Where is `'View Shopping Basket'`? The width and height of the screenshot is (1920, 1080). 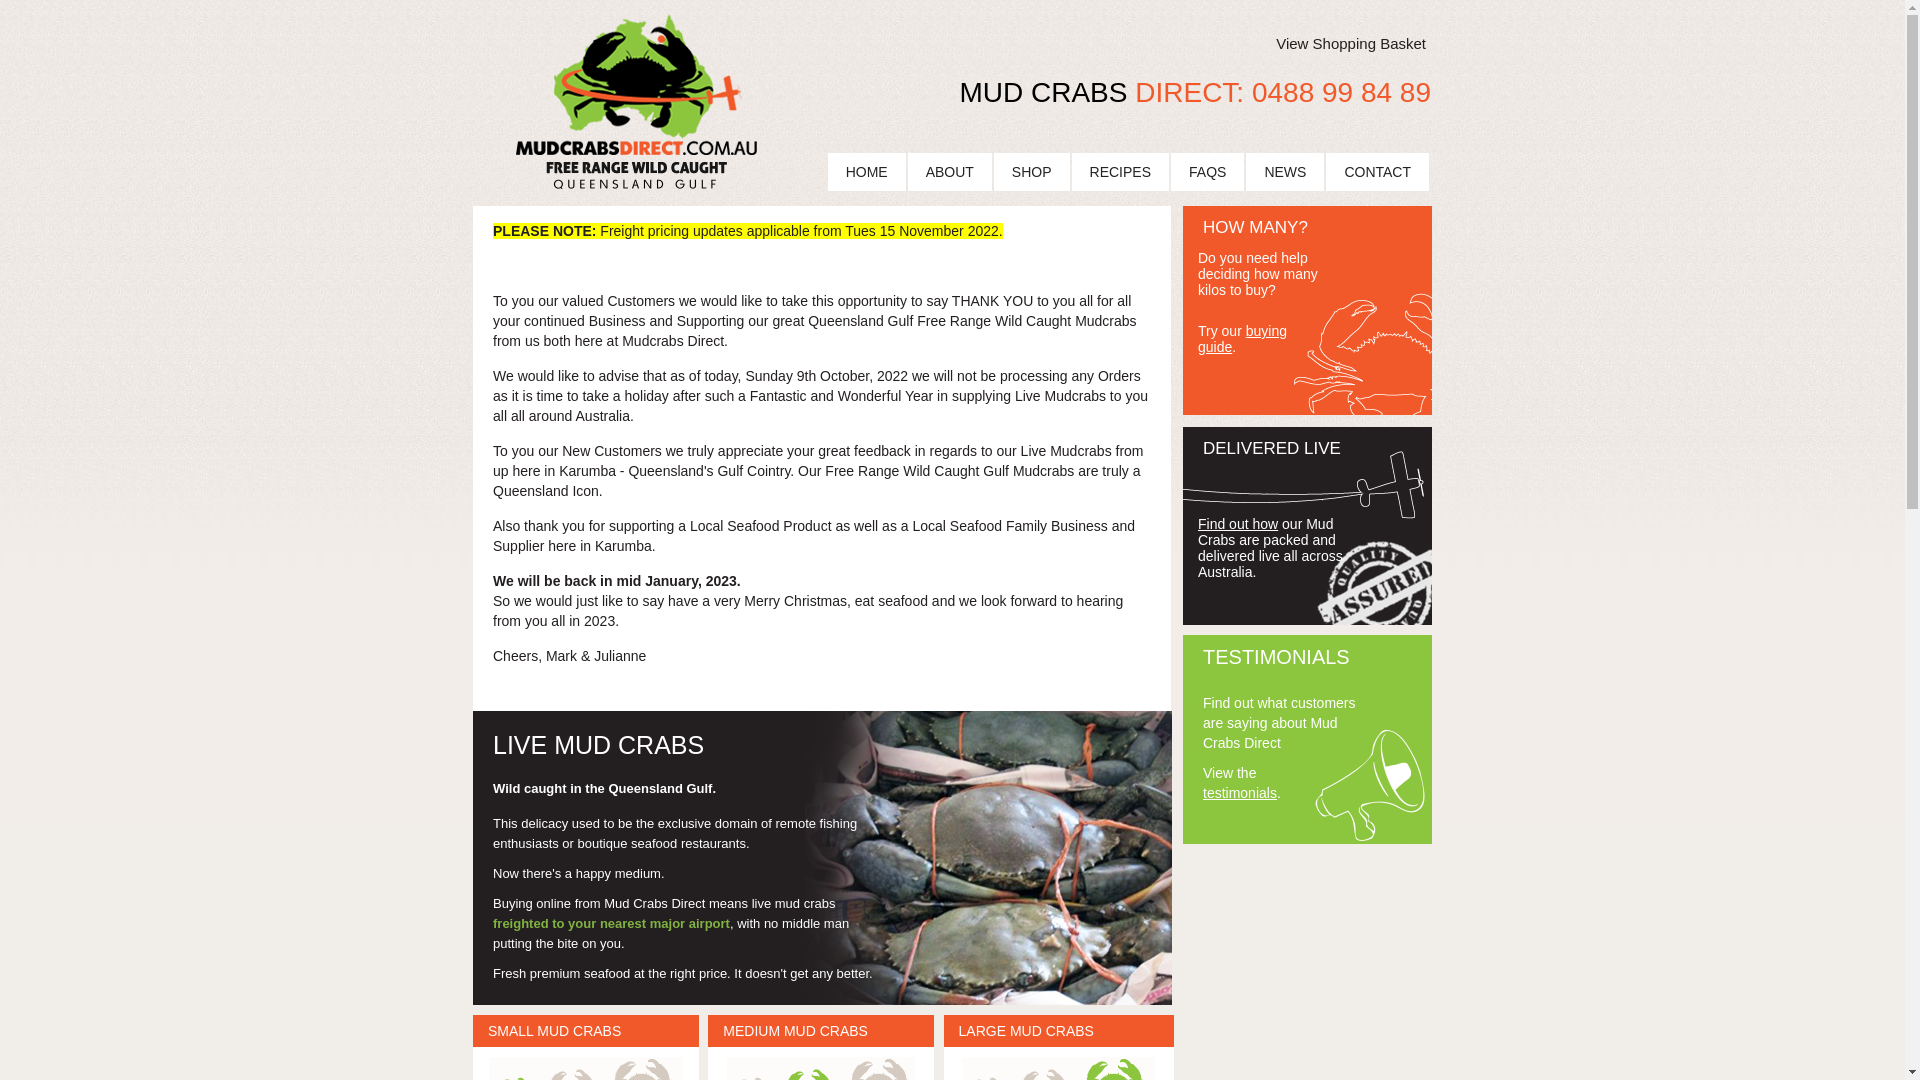 'View Shopping Basket' is located at coordinates (1350, 43).